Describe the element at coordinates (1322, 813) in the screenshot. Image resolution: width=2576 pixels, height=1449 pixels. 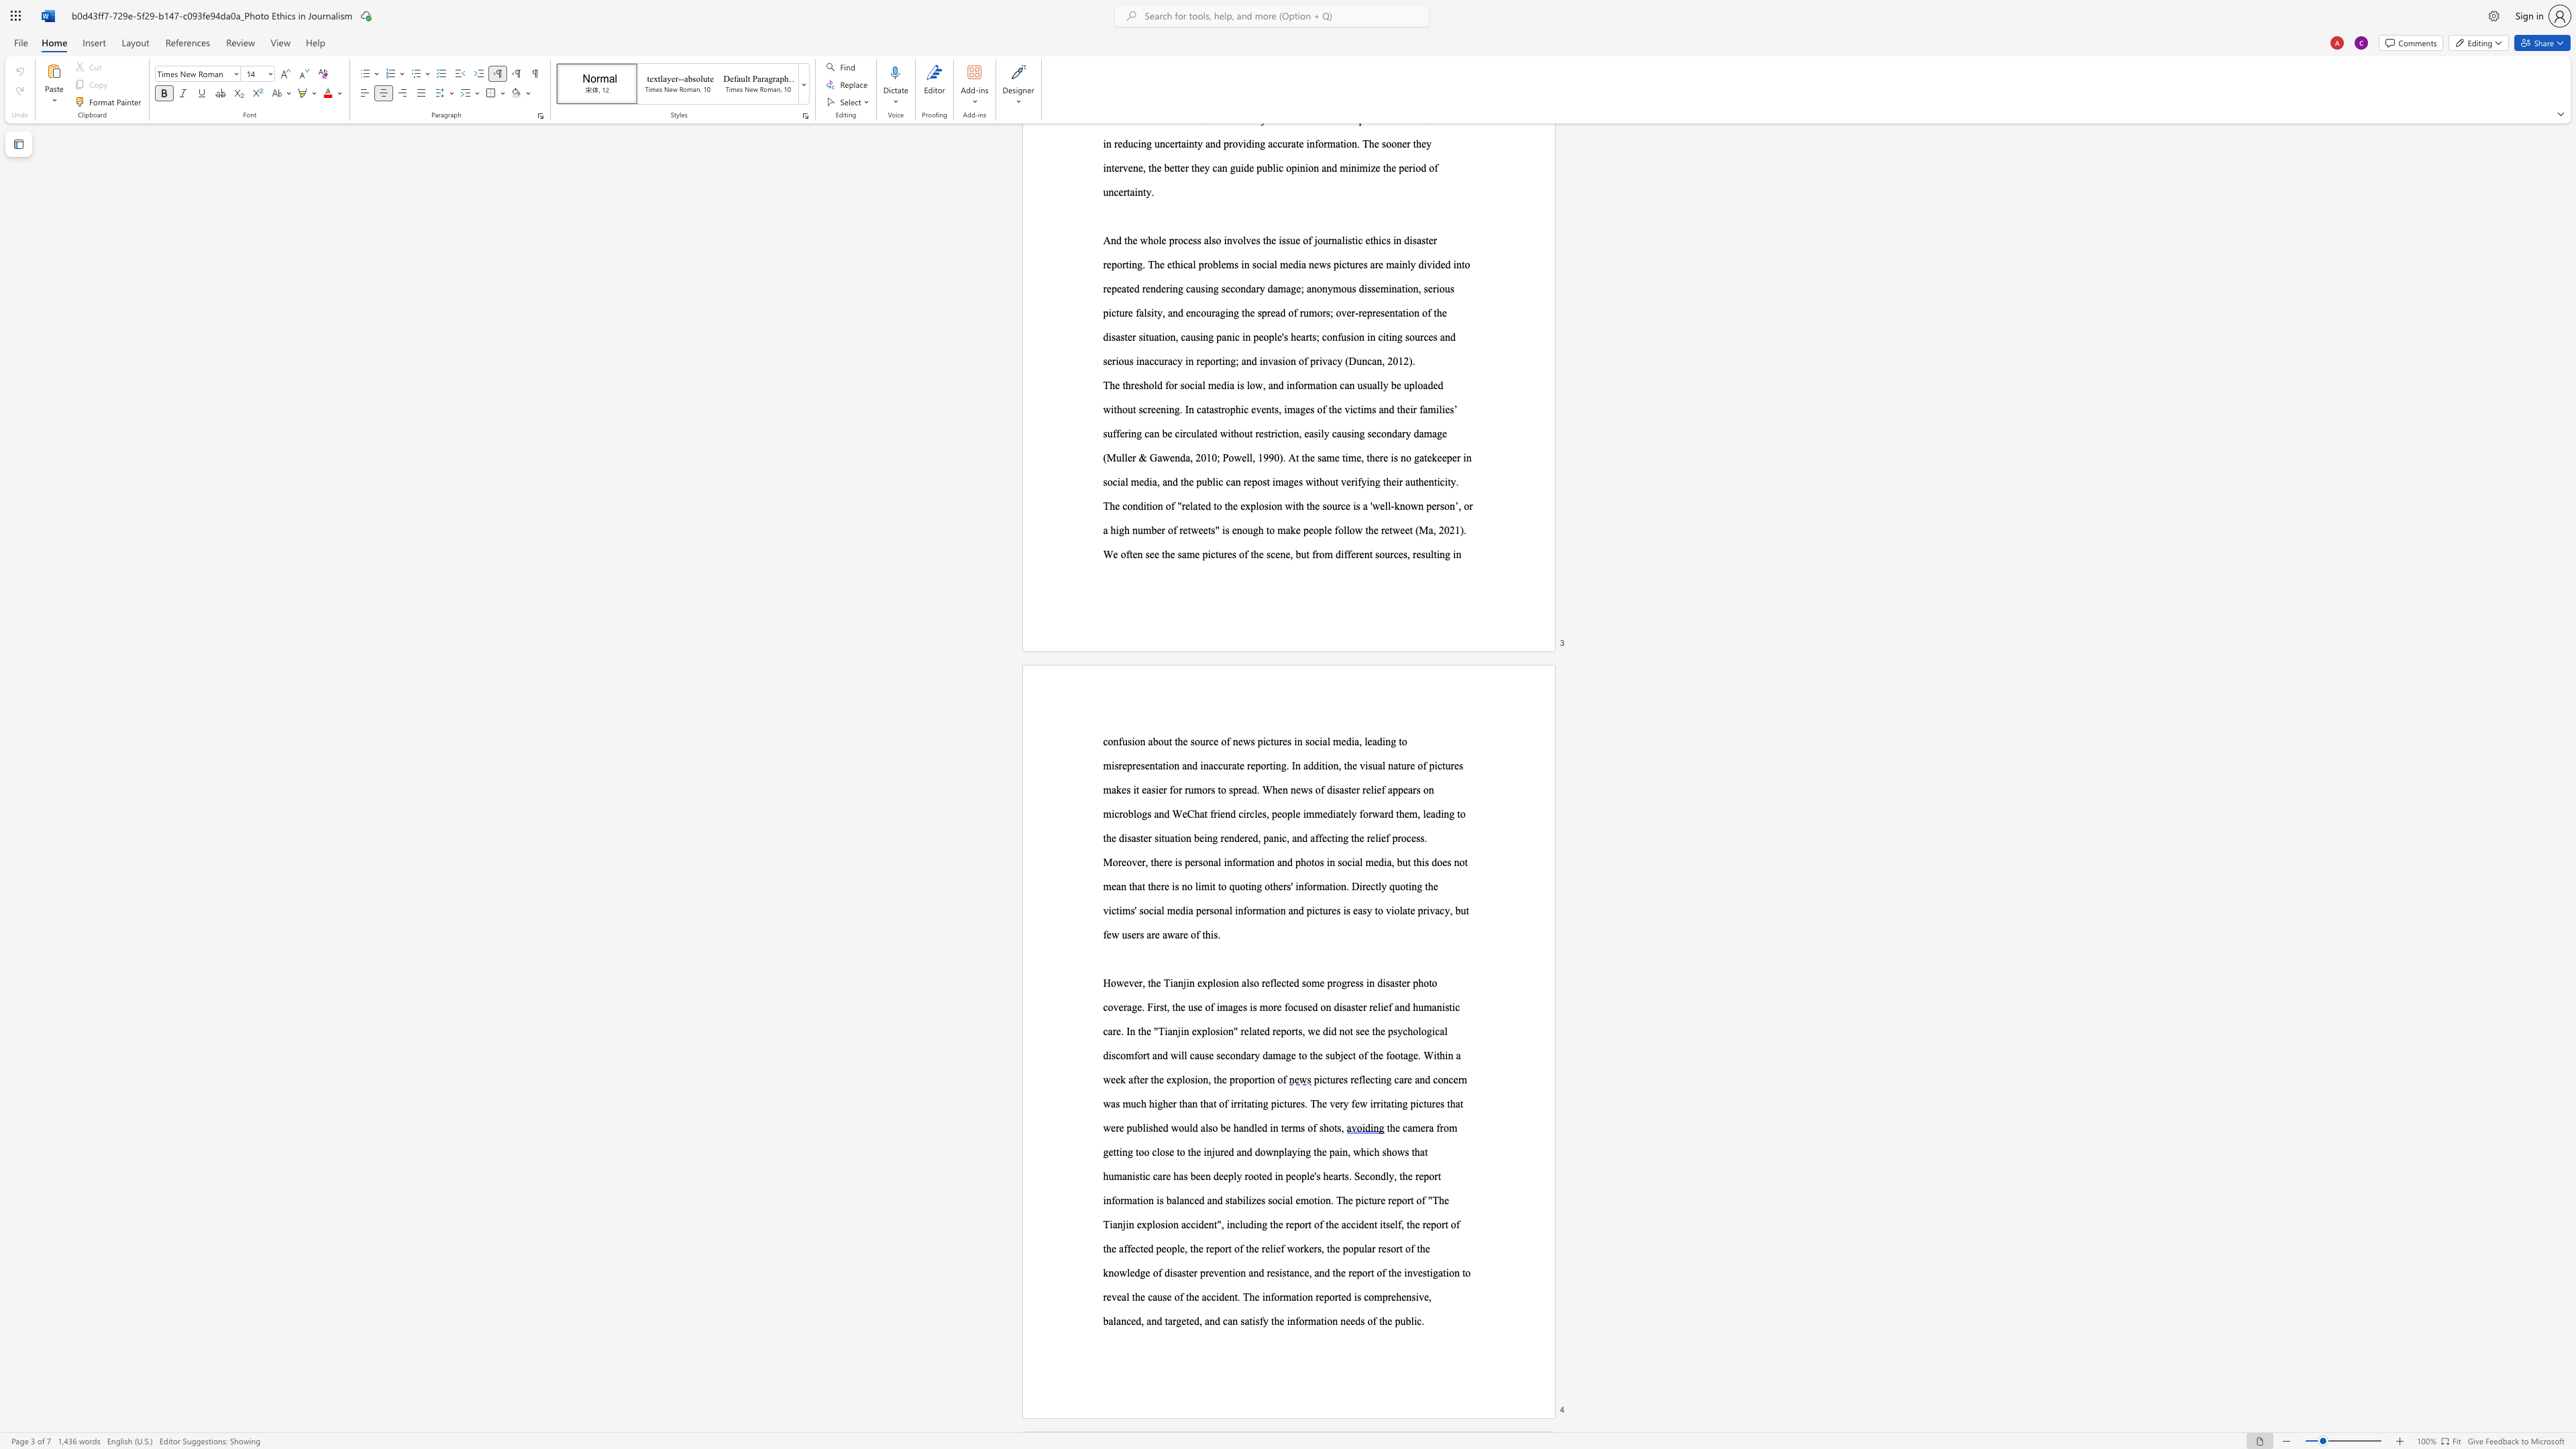
I see `the subset text "ed" within the text "immediately"` at that location.